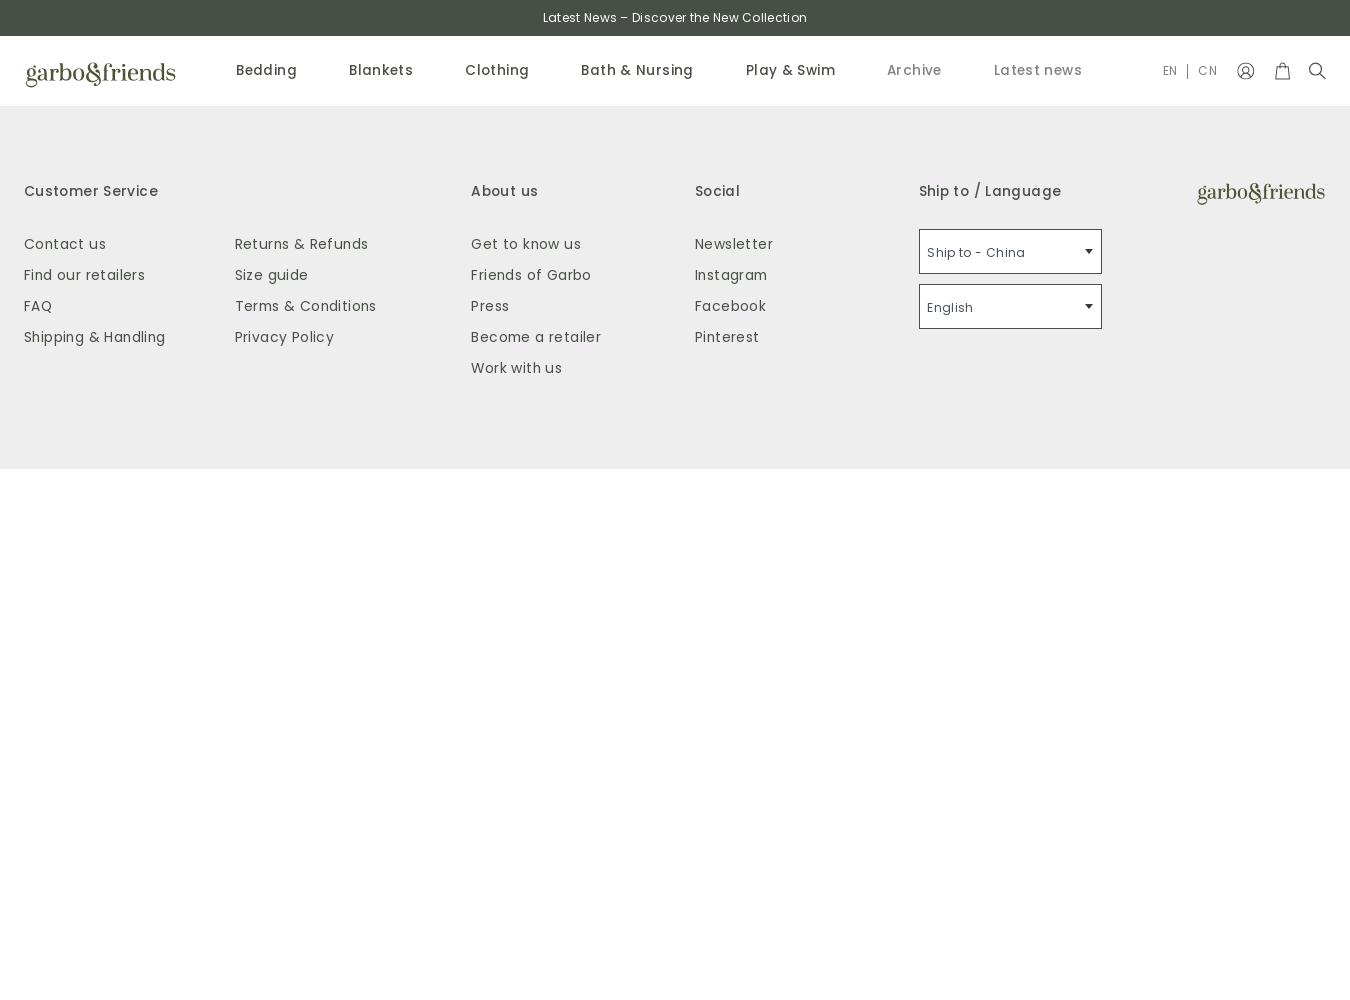 The height and width of the screenshot is (1000, 1350). I want to click on 'Blankets', so click(380, 69).